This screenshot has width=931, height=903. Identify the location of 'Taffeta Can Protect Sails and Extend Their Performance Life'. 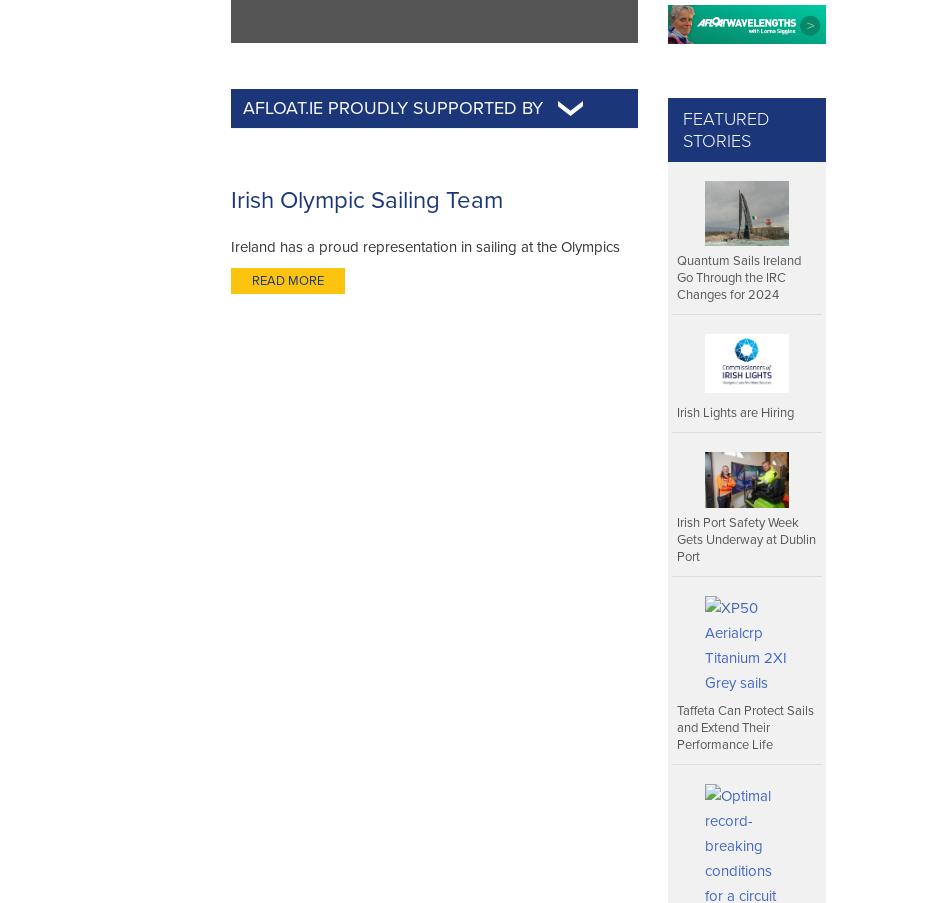
(745, 727).